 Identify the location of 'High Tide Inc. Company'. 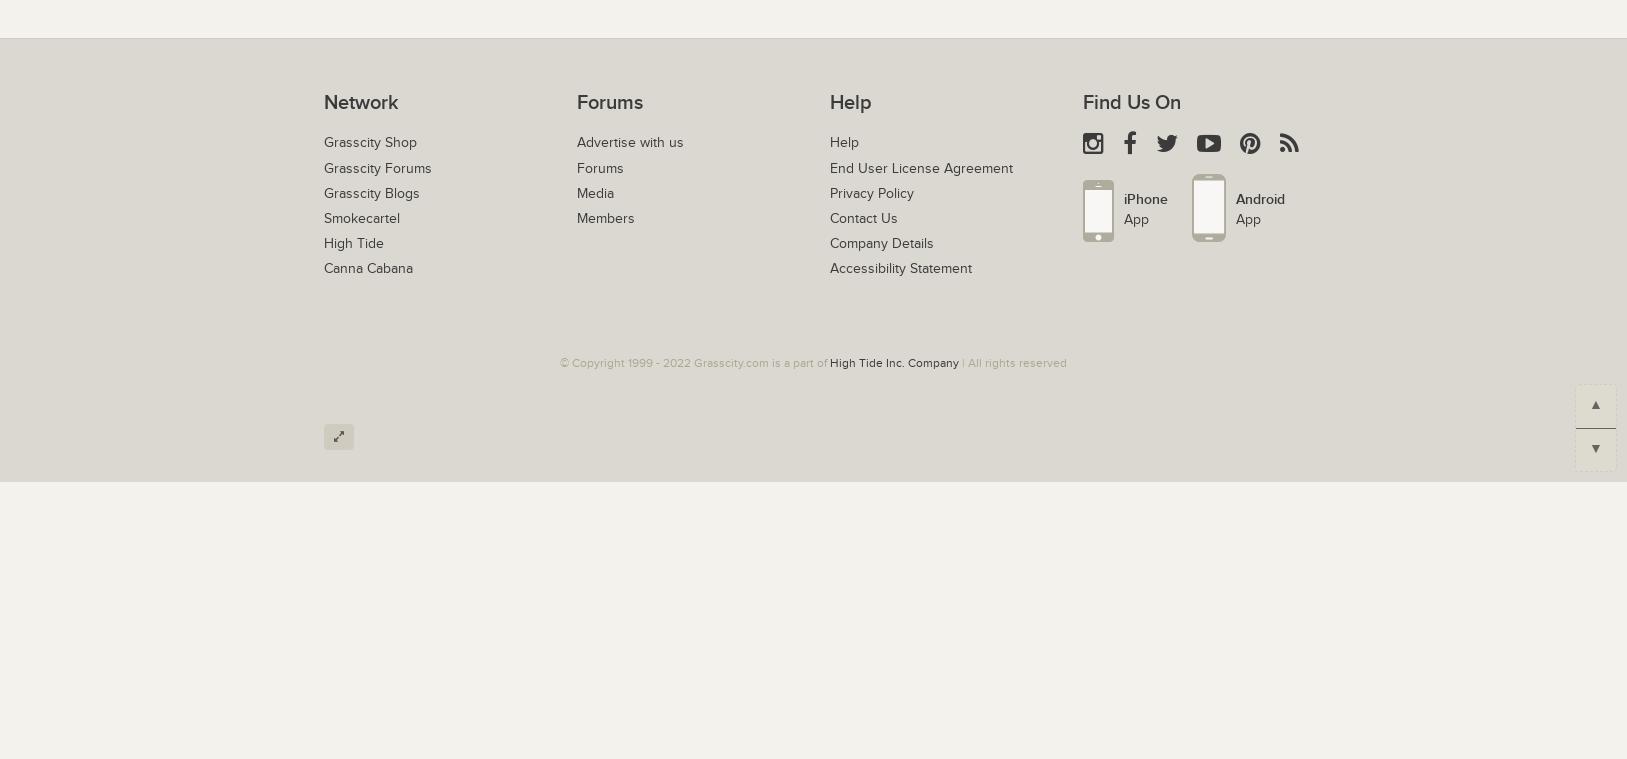
(894, 360).